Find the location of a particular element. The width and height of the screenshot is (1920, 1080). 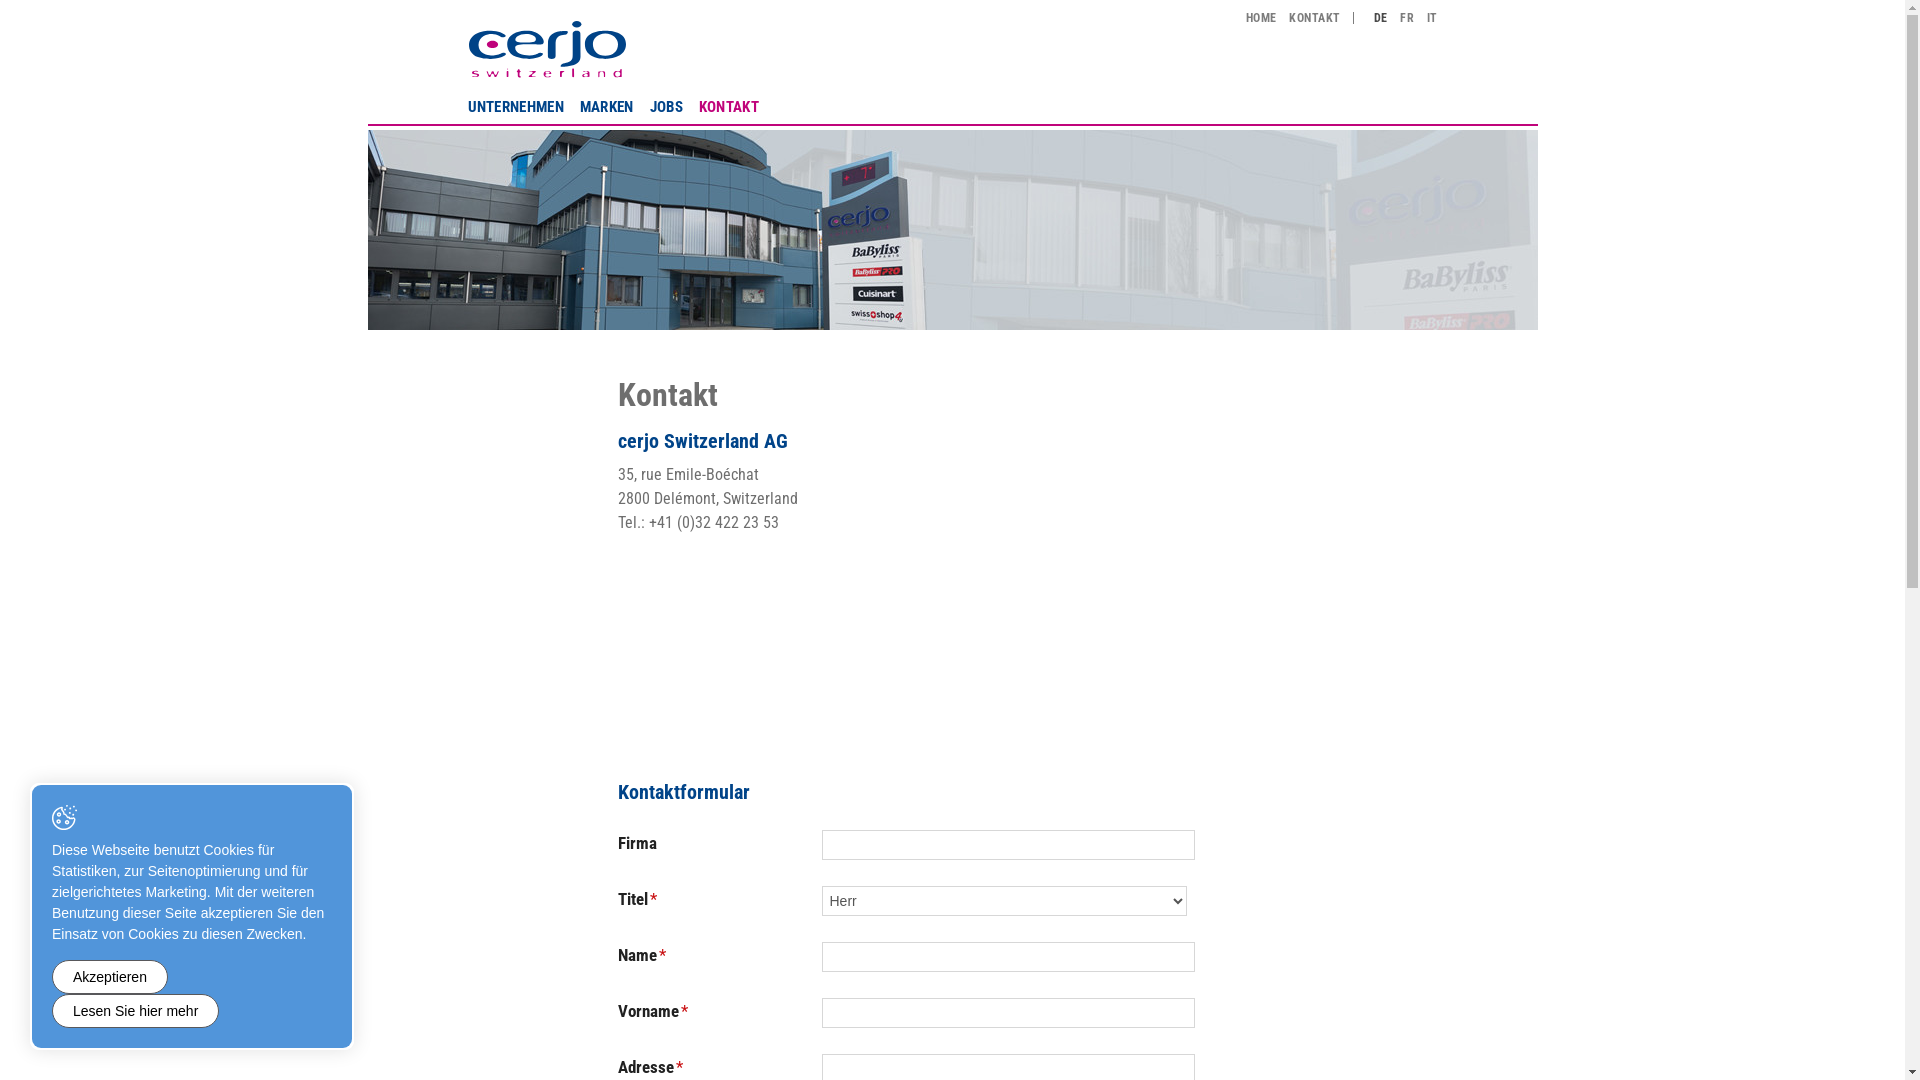

'HOME' is located at coordinates (1245, 18).